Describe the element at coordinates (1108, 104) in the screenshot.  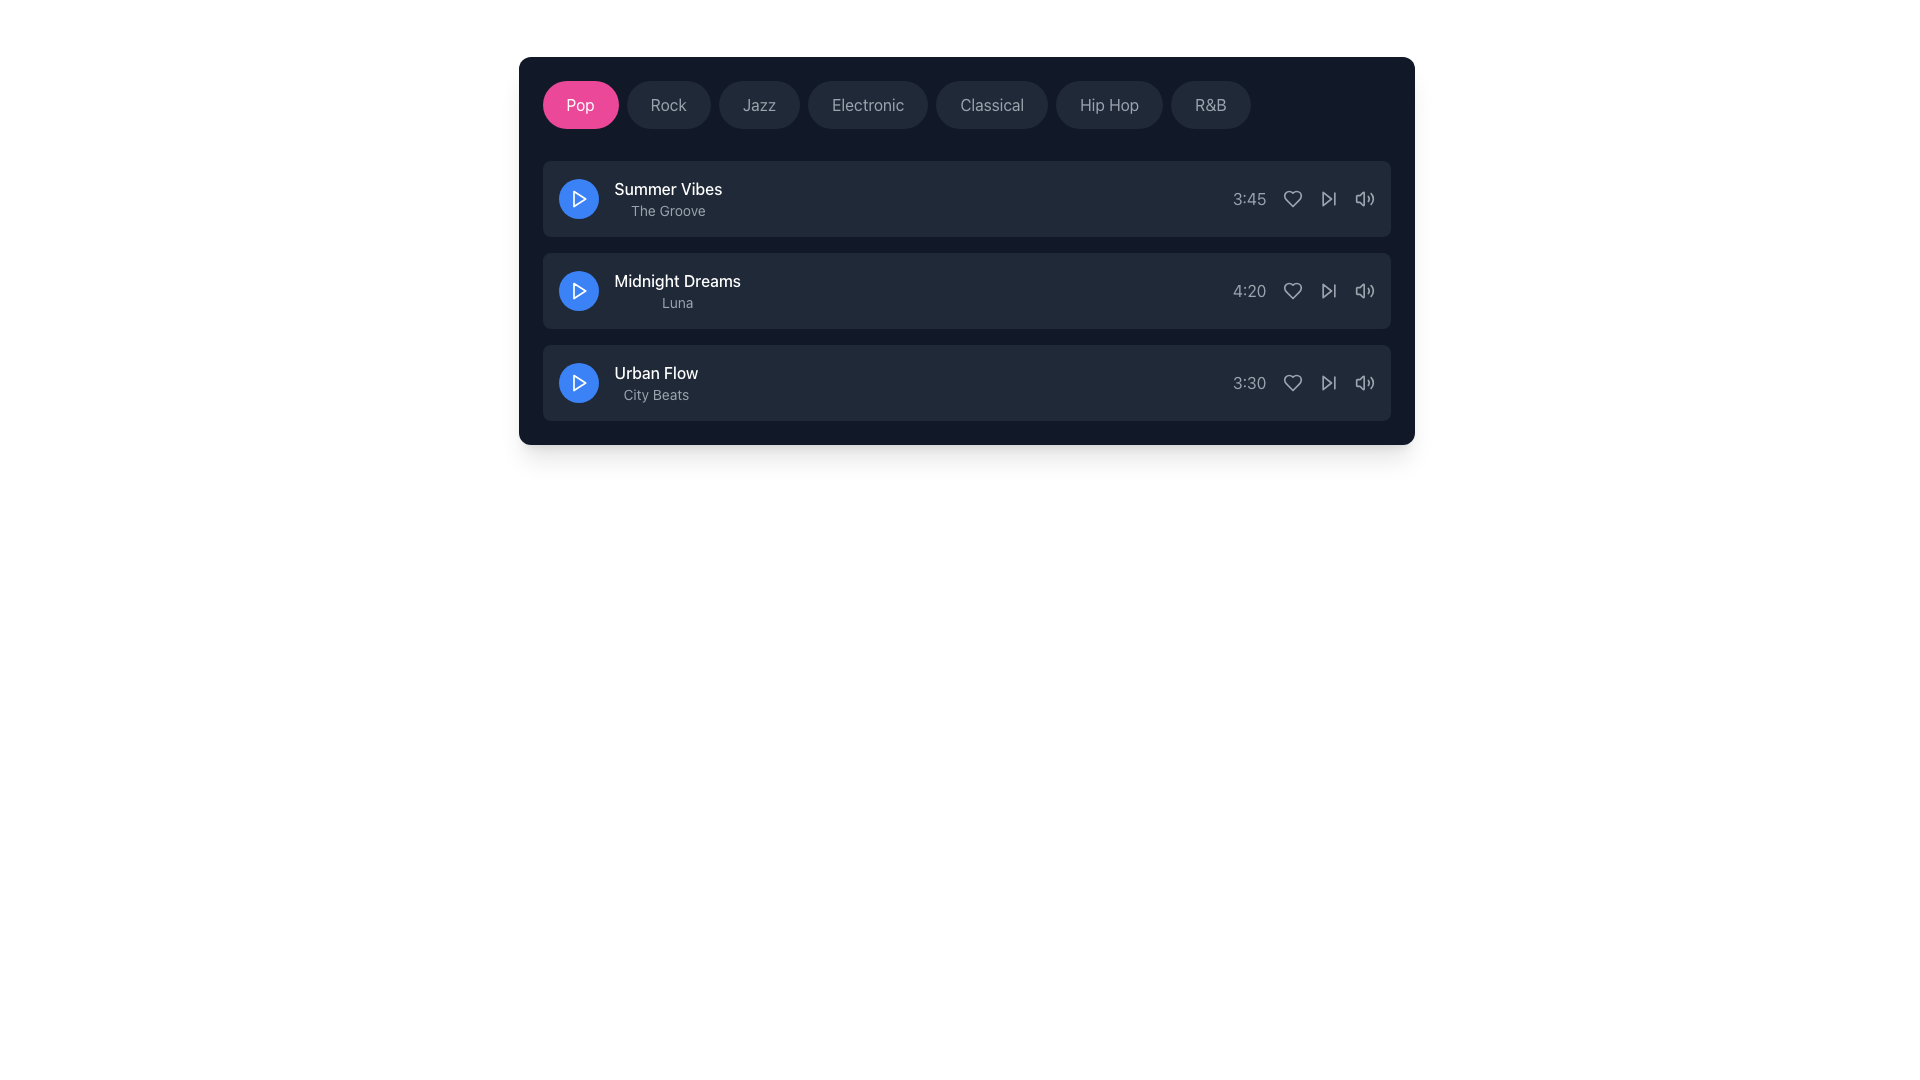
I see `the 'Hip Hop' button, which is a pill-shaped button with light gray text on a dark gray background, to filter the content by the Hip Hop genre` at that location.